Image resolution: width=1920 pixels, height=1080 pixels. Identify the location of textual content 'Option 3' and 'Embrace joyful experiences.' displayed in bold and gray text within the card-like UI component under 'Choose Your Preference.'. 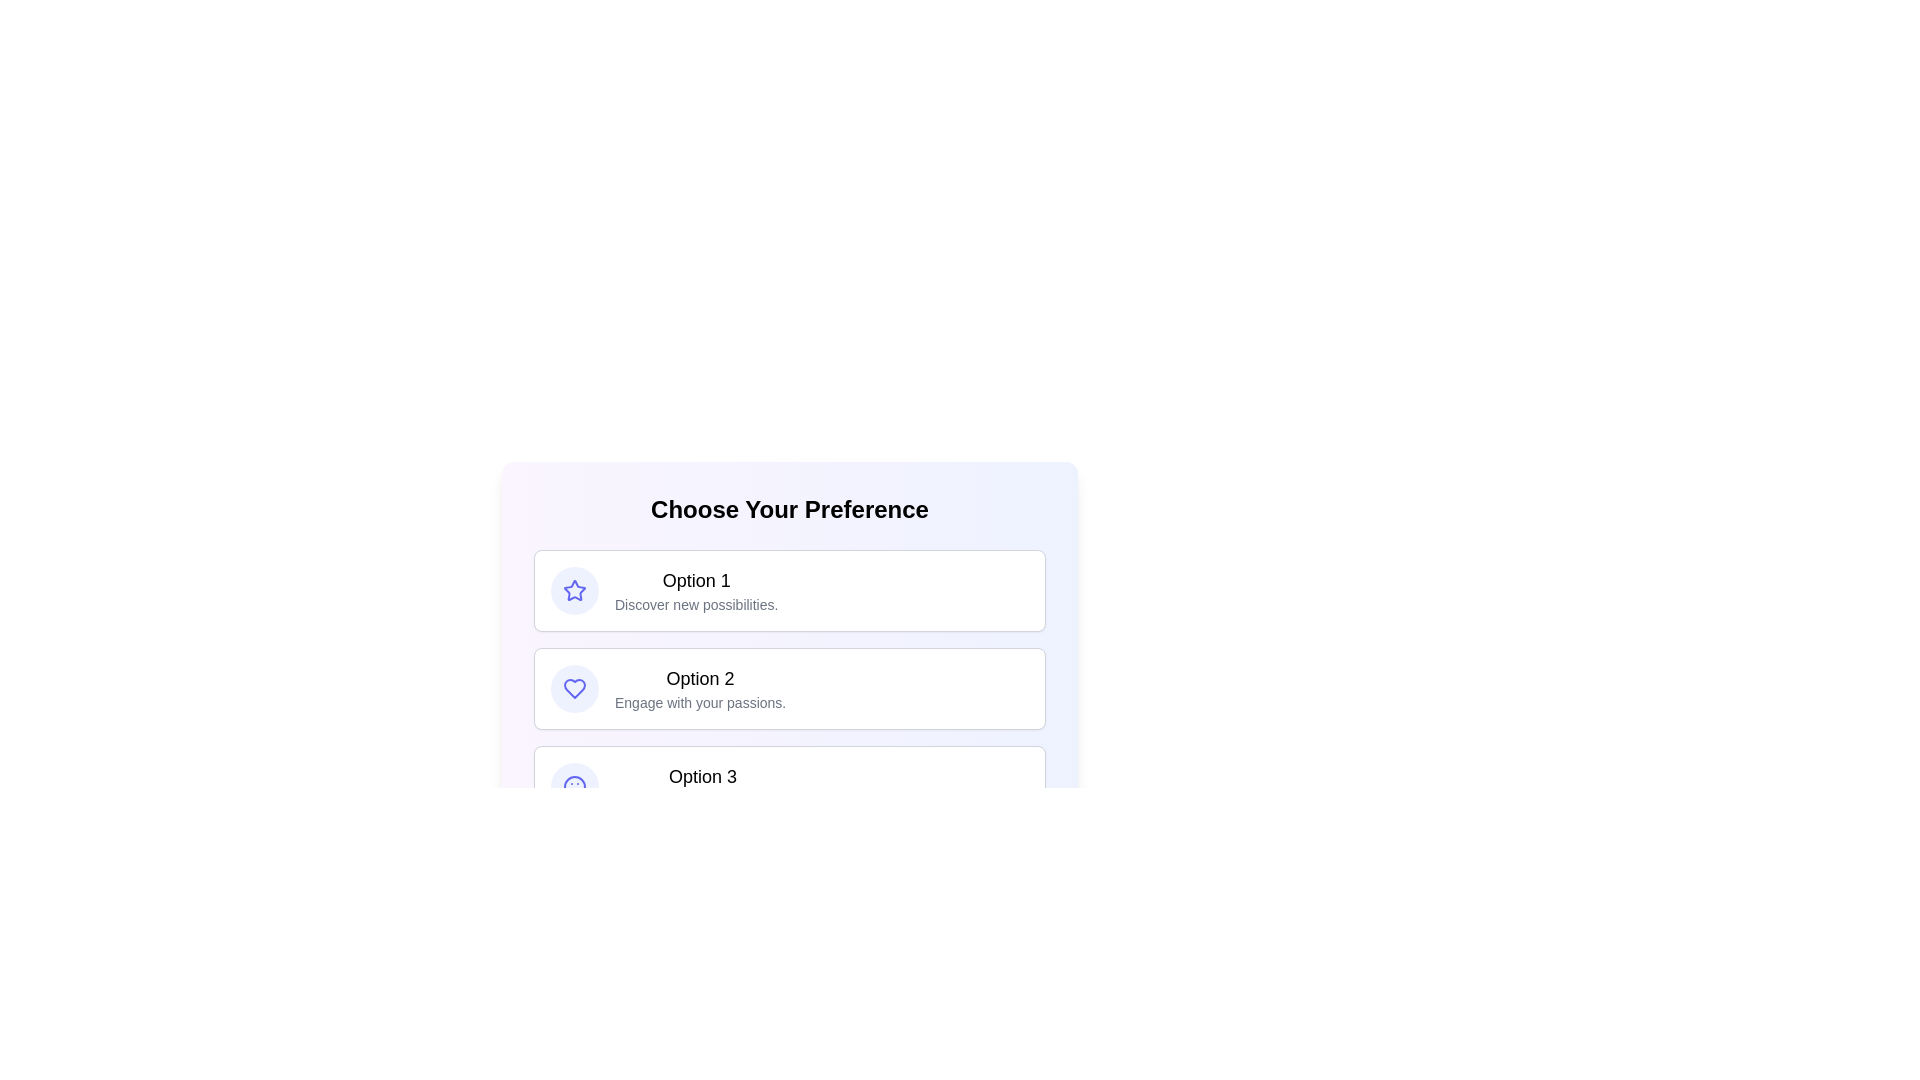
(702, 785).